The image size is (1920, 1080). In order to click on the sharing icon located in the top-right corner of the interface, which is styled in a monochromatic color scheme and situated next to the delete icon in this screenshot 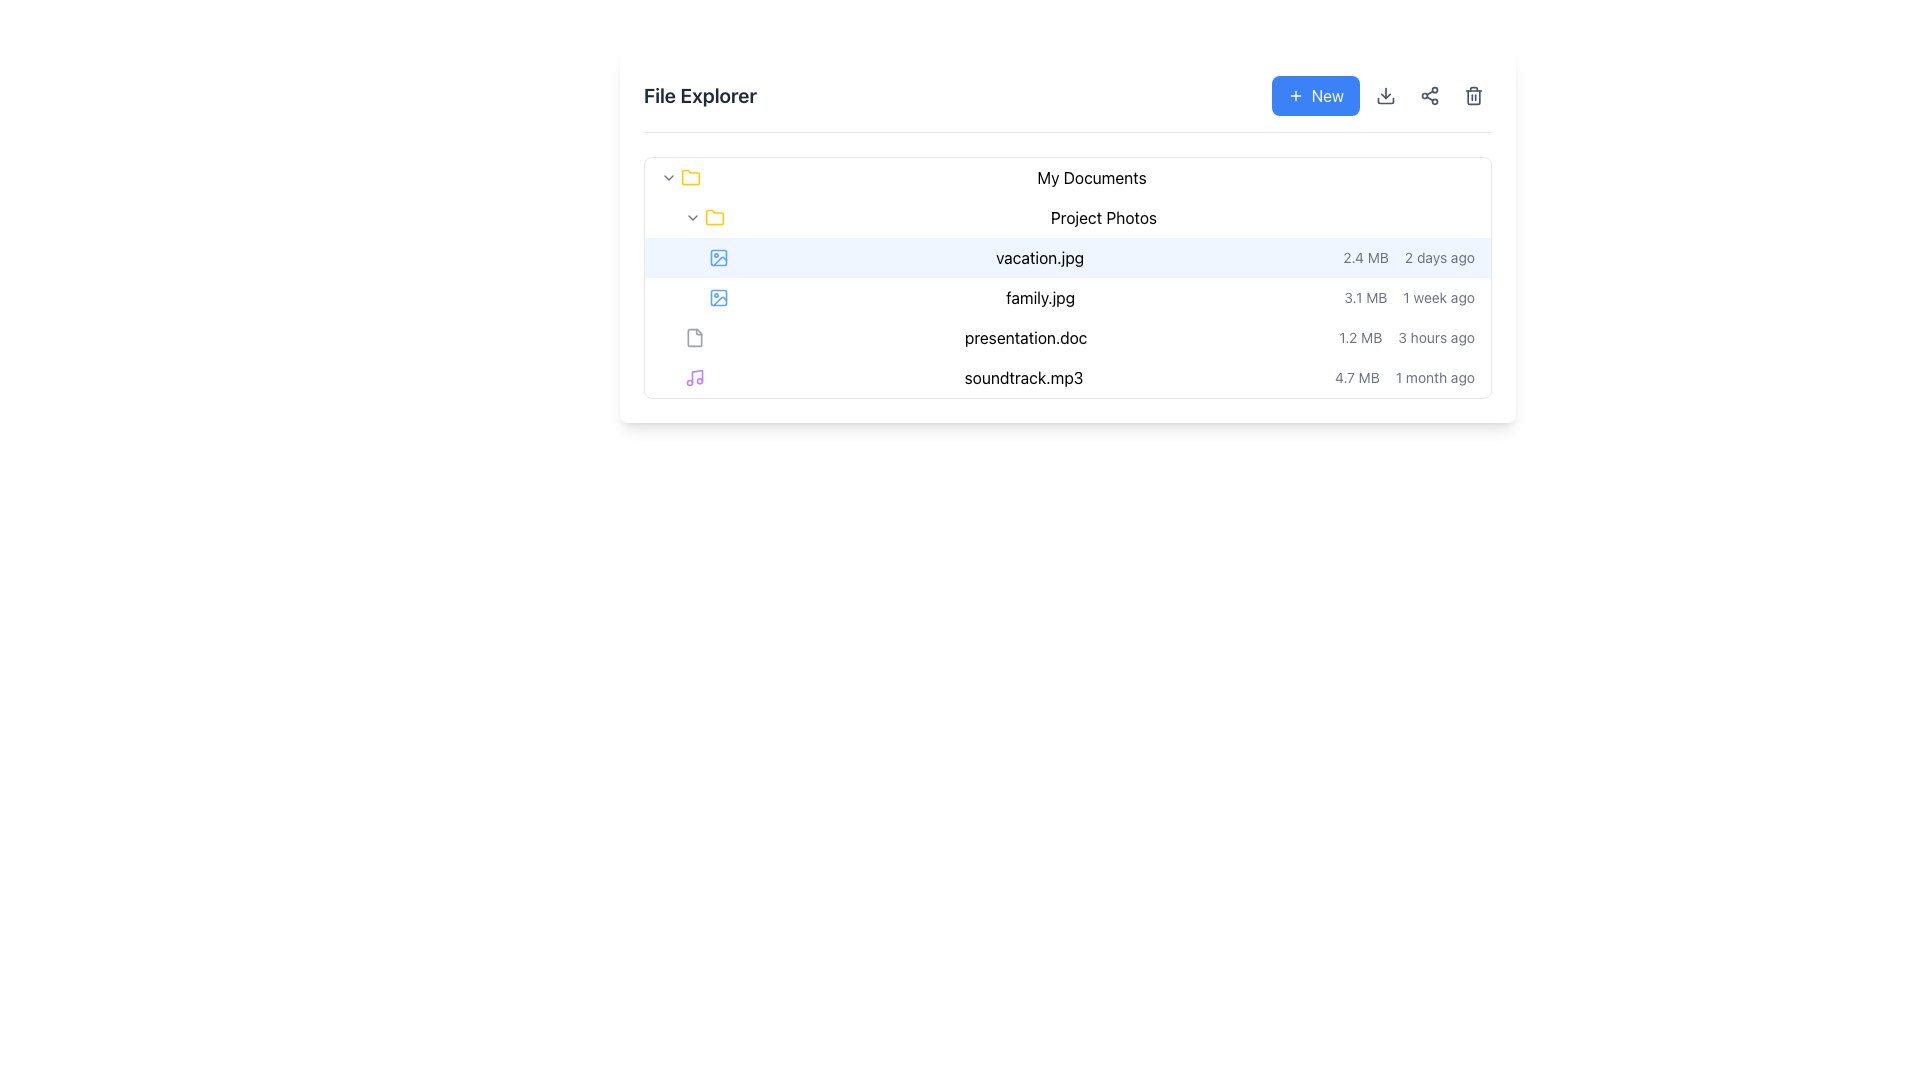, I will do `click(1429, 96)`.